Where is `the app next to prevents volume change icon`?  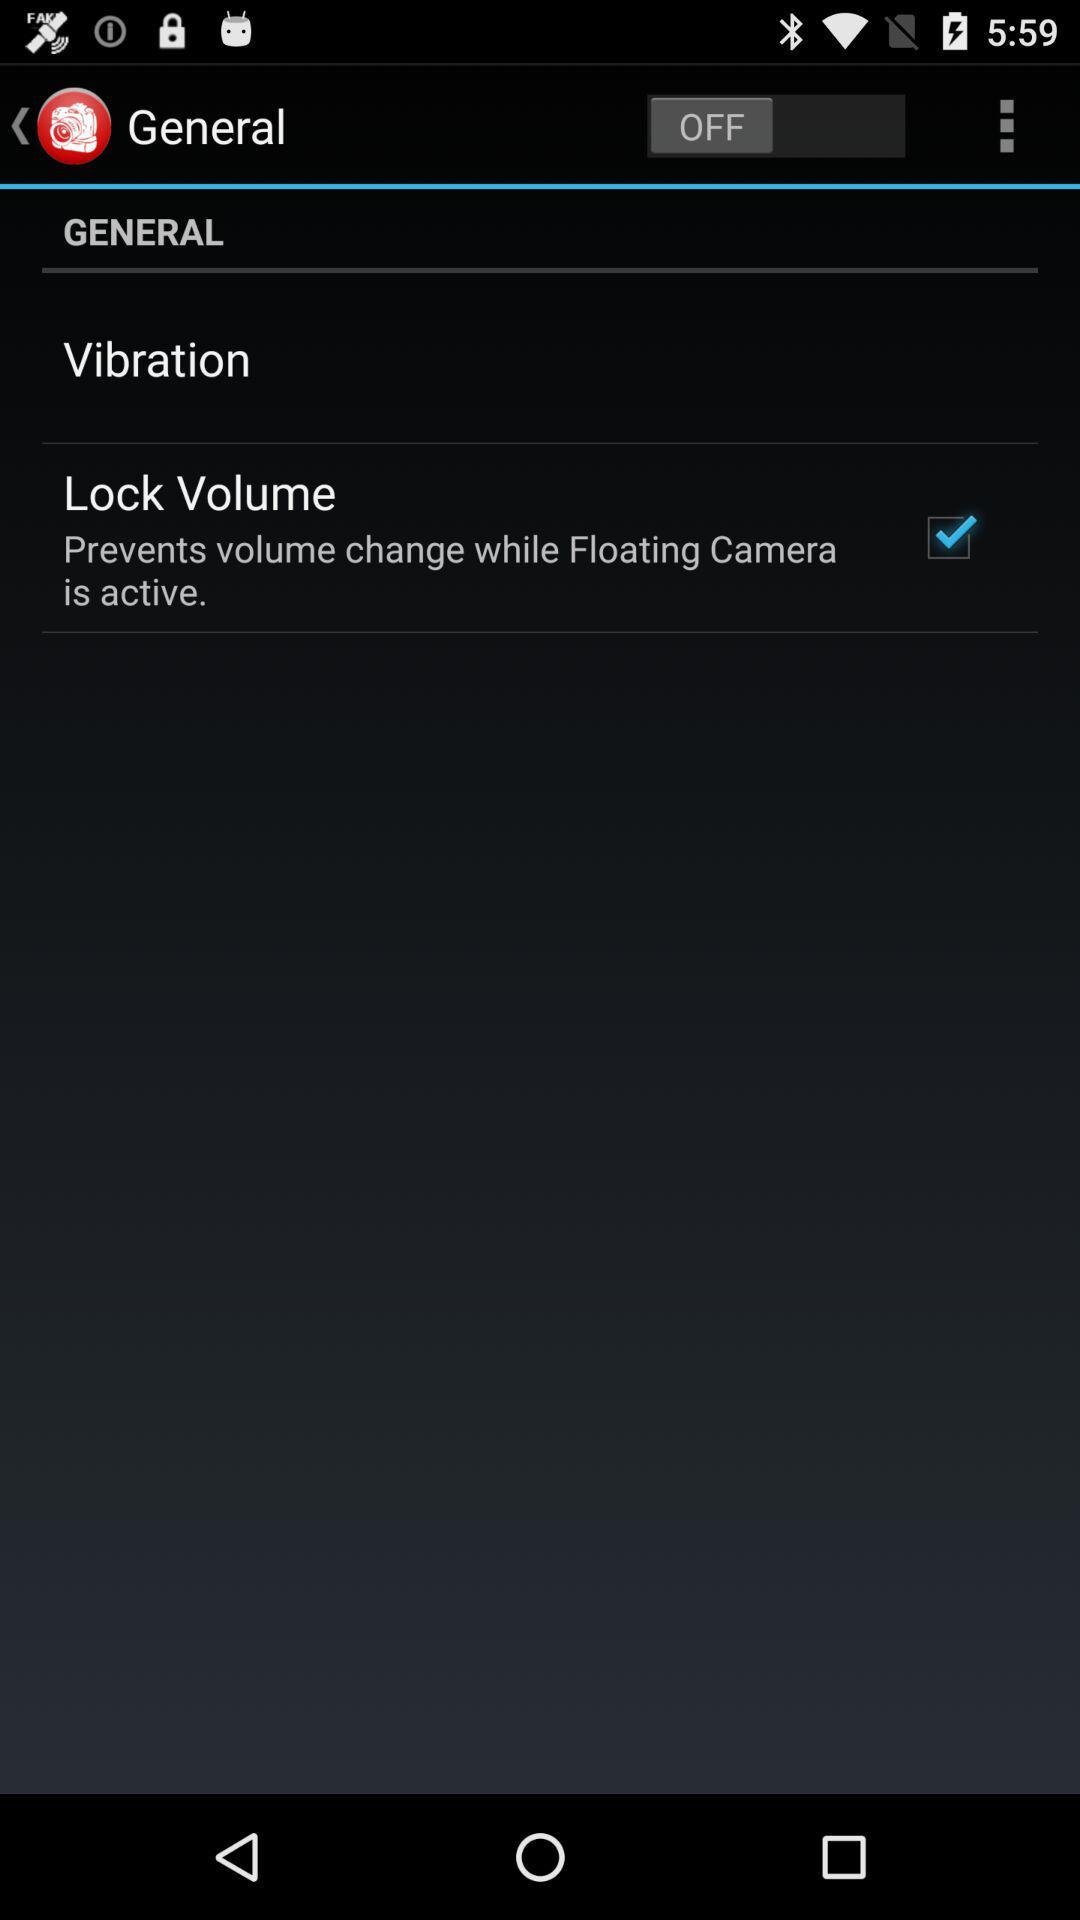 the app next to prevents volume change icon is located at coordinates (947, 537).